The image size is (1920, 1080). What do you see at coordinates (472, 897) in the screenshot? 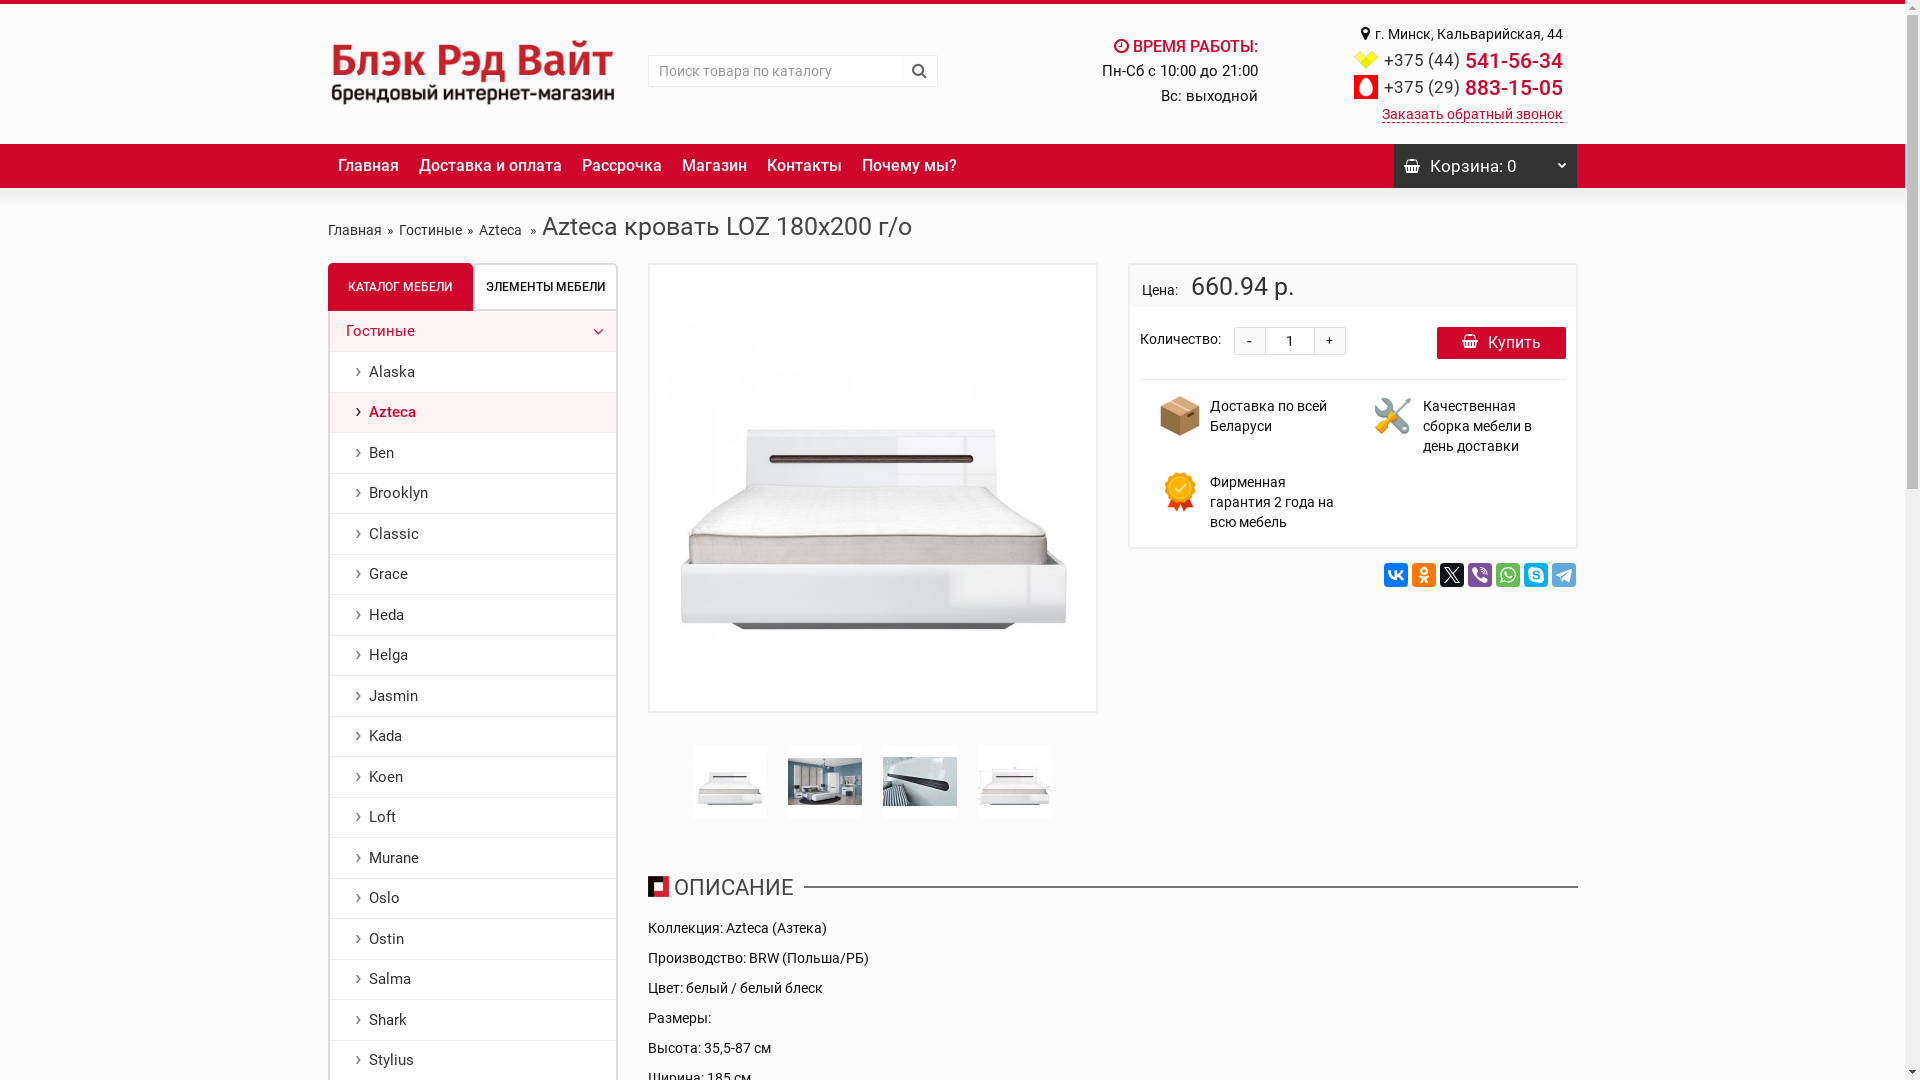
I see `'Oslo'` at bounding box center [472, 897].